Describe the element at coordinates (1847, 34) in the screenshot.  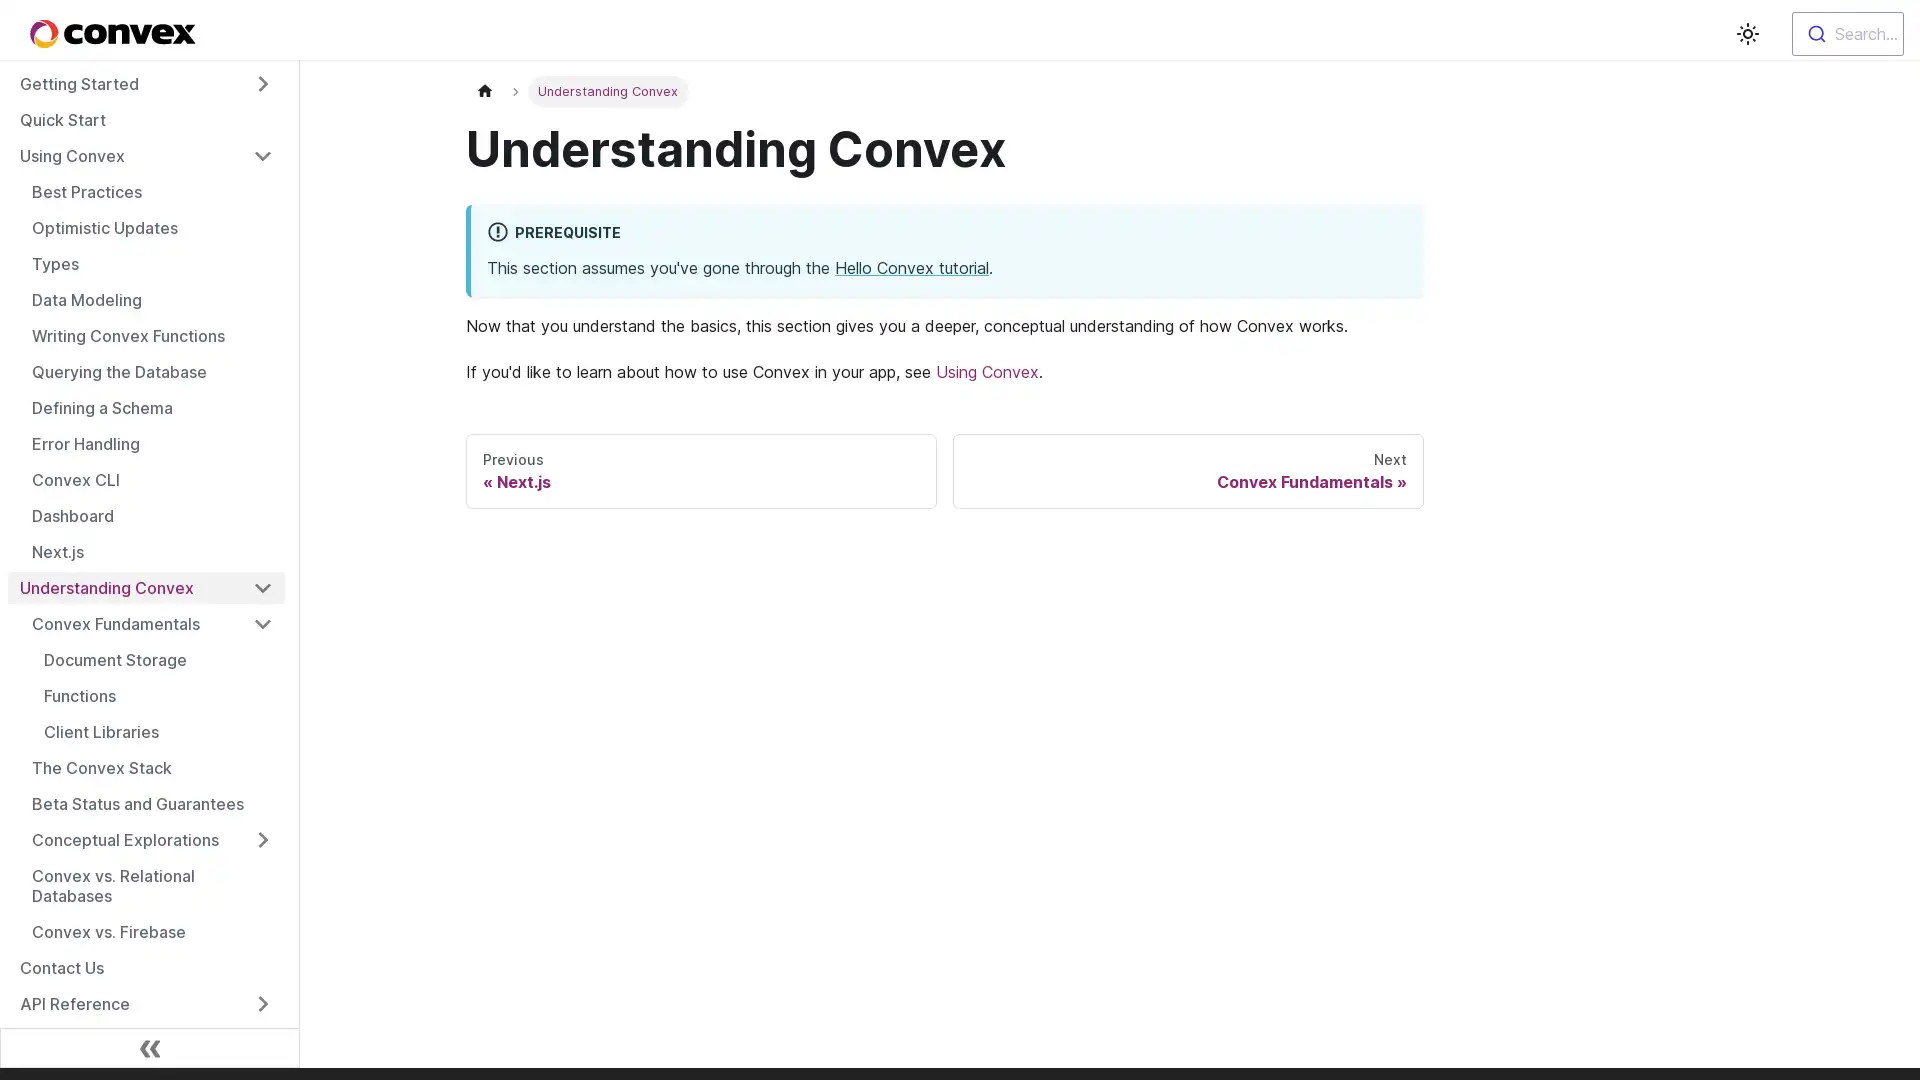
I see `Search...` at that location.